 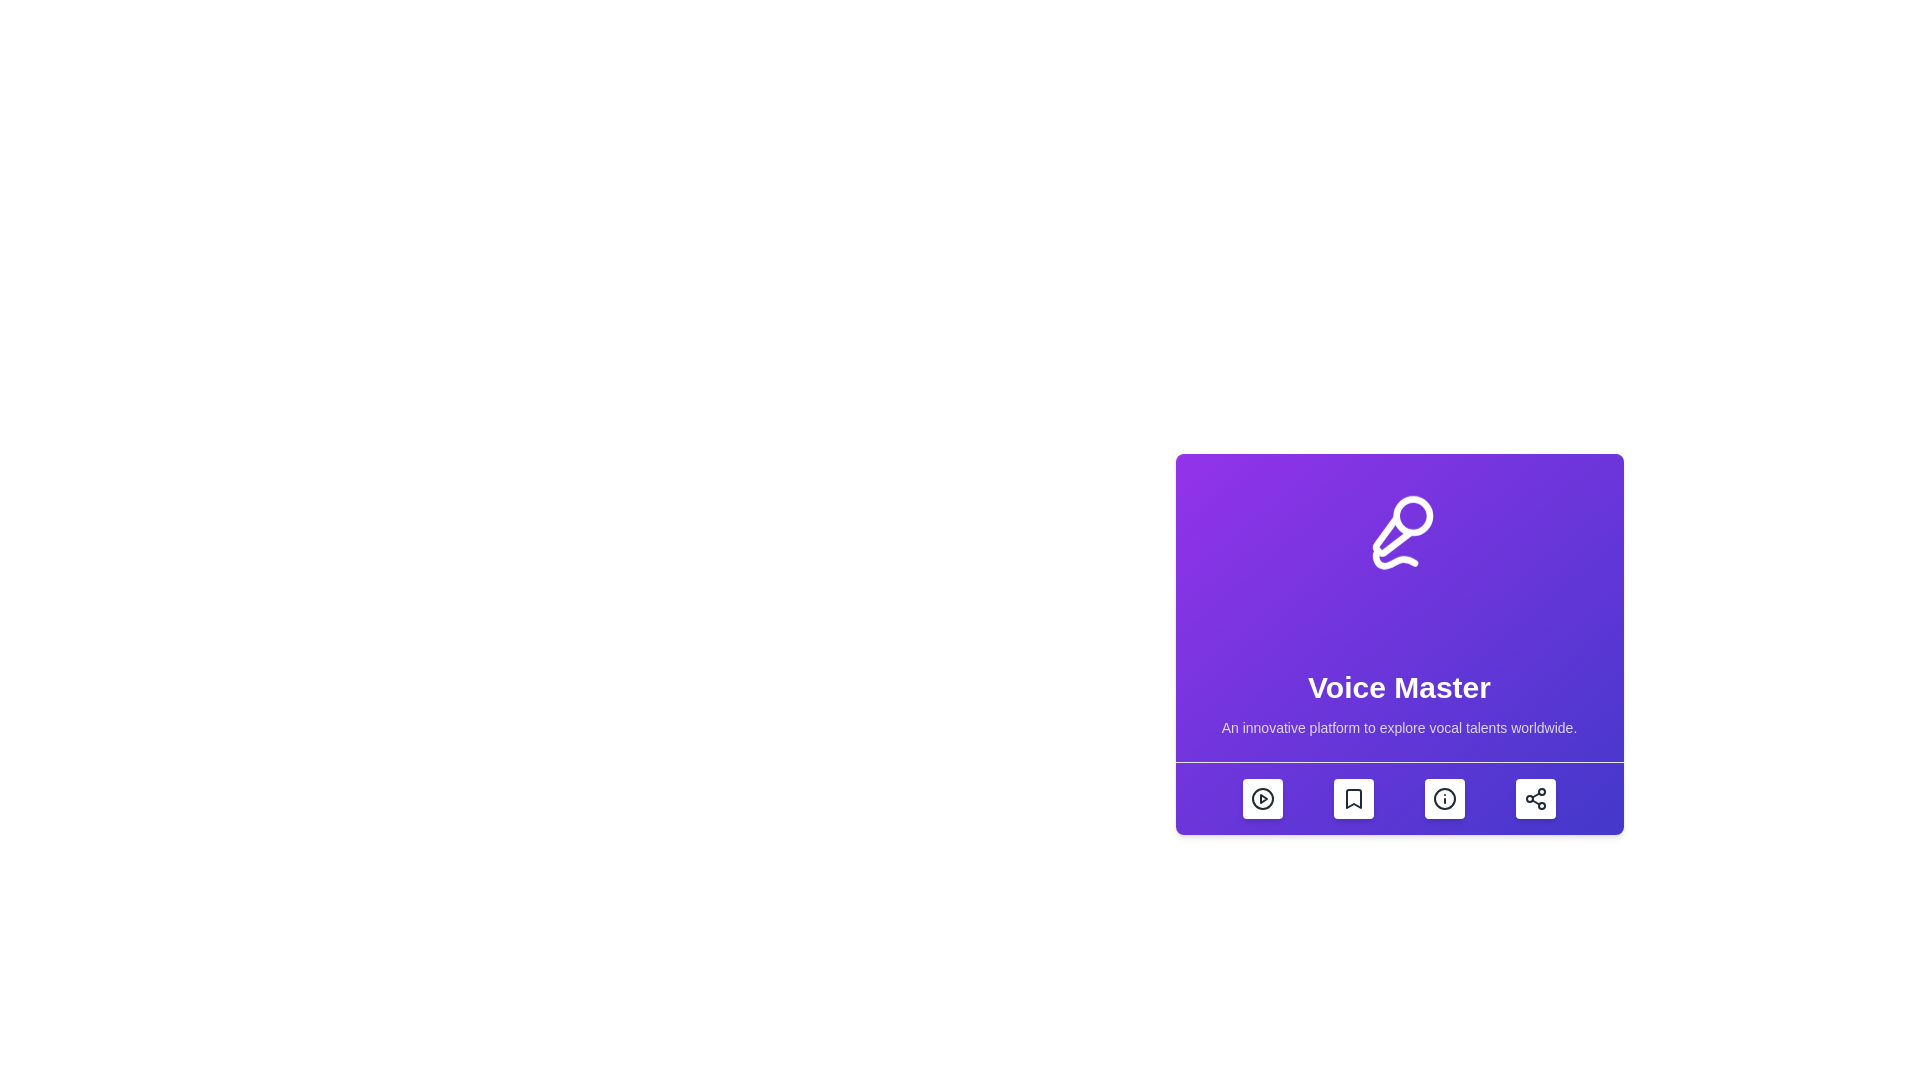 What do you see at coordinates (1398, 686) in the screenshot?
I see `the text element 'Voice Master'` at bounding box center [1398, 686].